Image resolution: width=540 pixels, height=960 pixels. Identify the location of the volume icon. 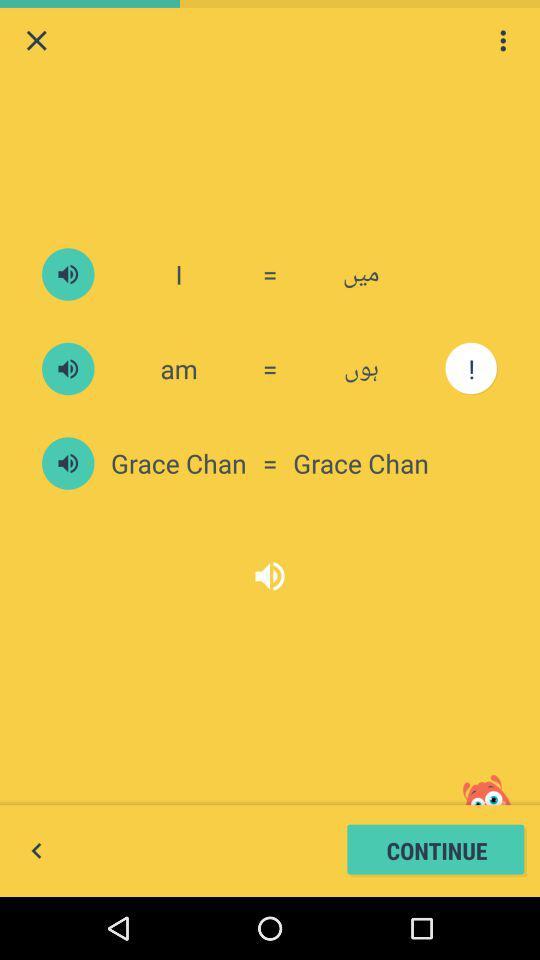
(67, 292).